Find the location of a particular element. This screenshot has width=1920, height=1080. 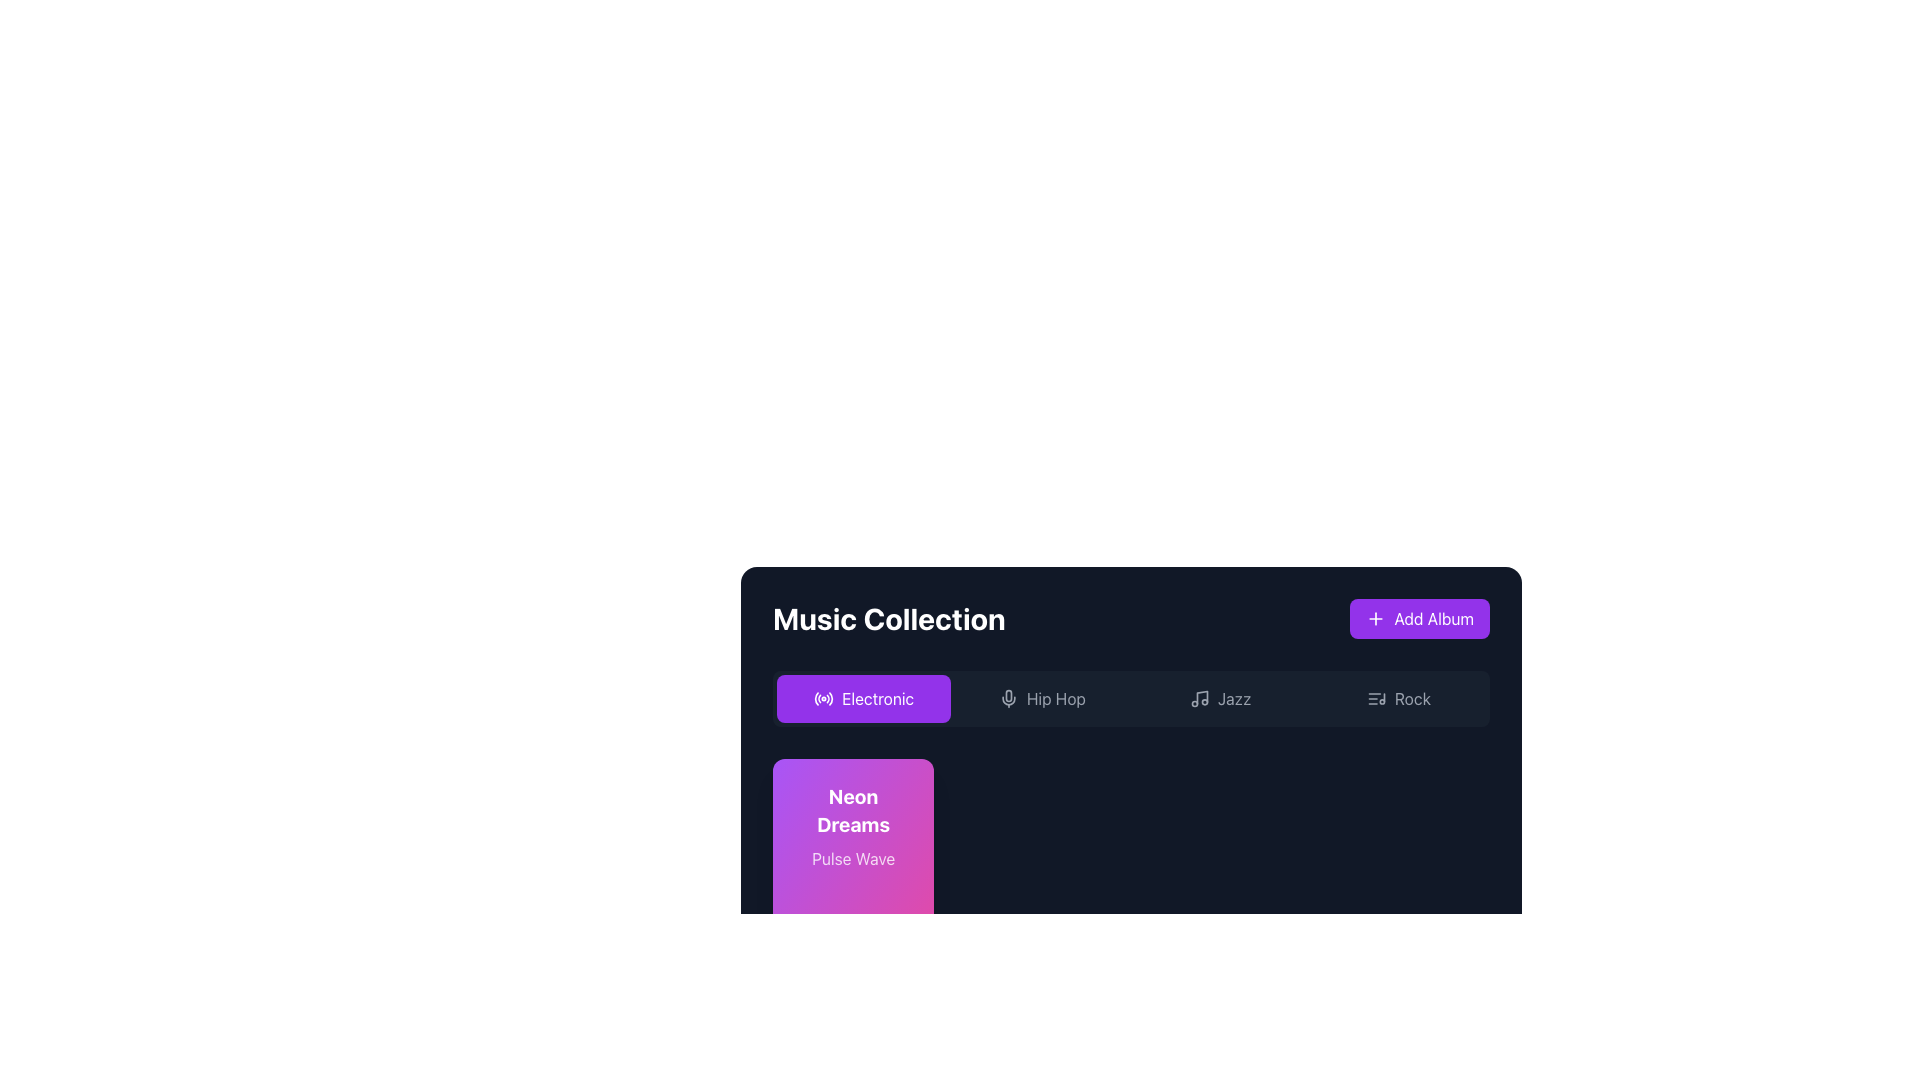

the 'Jazz' button which has a dark background, rounded edges, and features a music note icon is located at coordinates (1219, 697).